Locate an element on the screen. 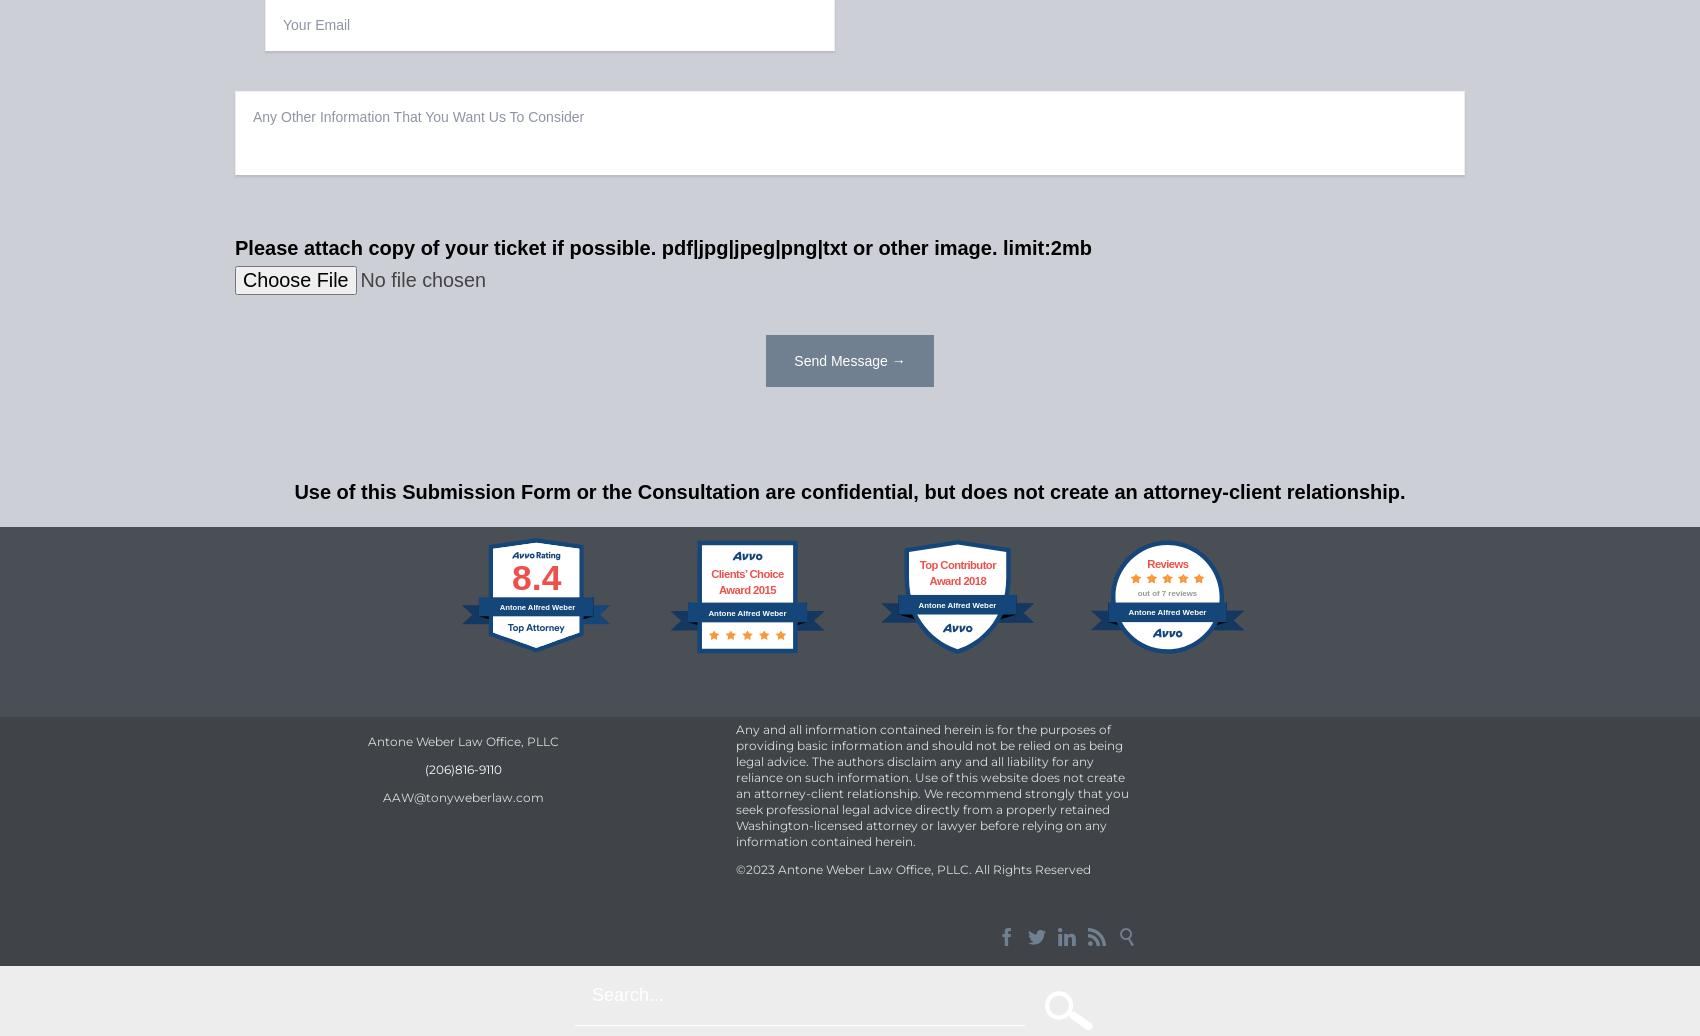 Image resolution: width=1700 pixels, height=1036 pixels. 'Award 2015' is located at coordinates (745, 588).